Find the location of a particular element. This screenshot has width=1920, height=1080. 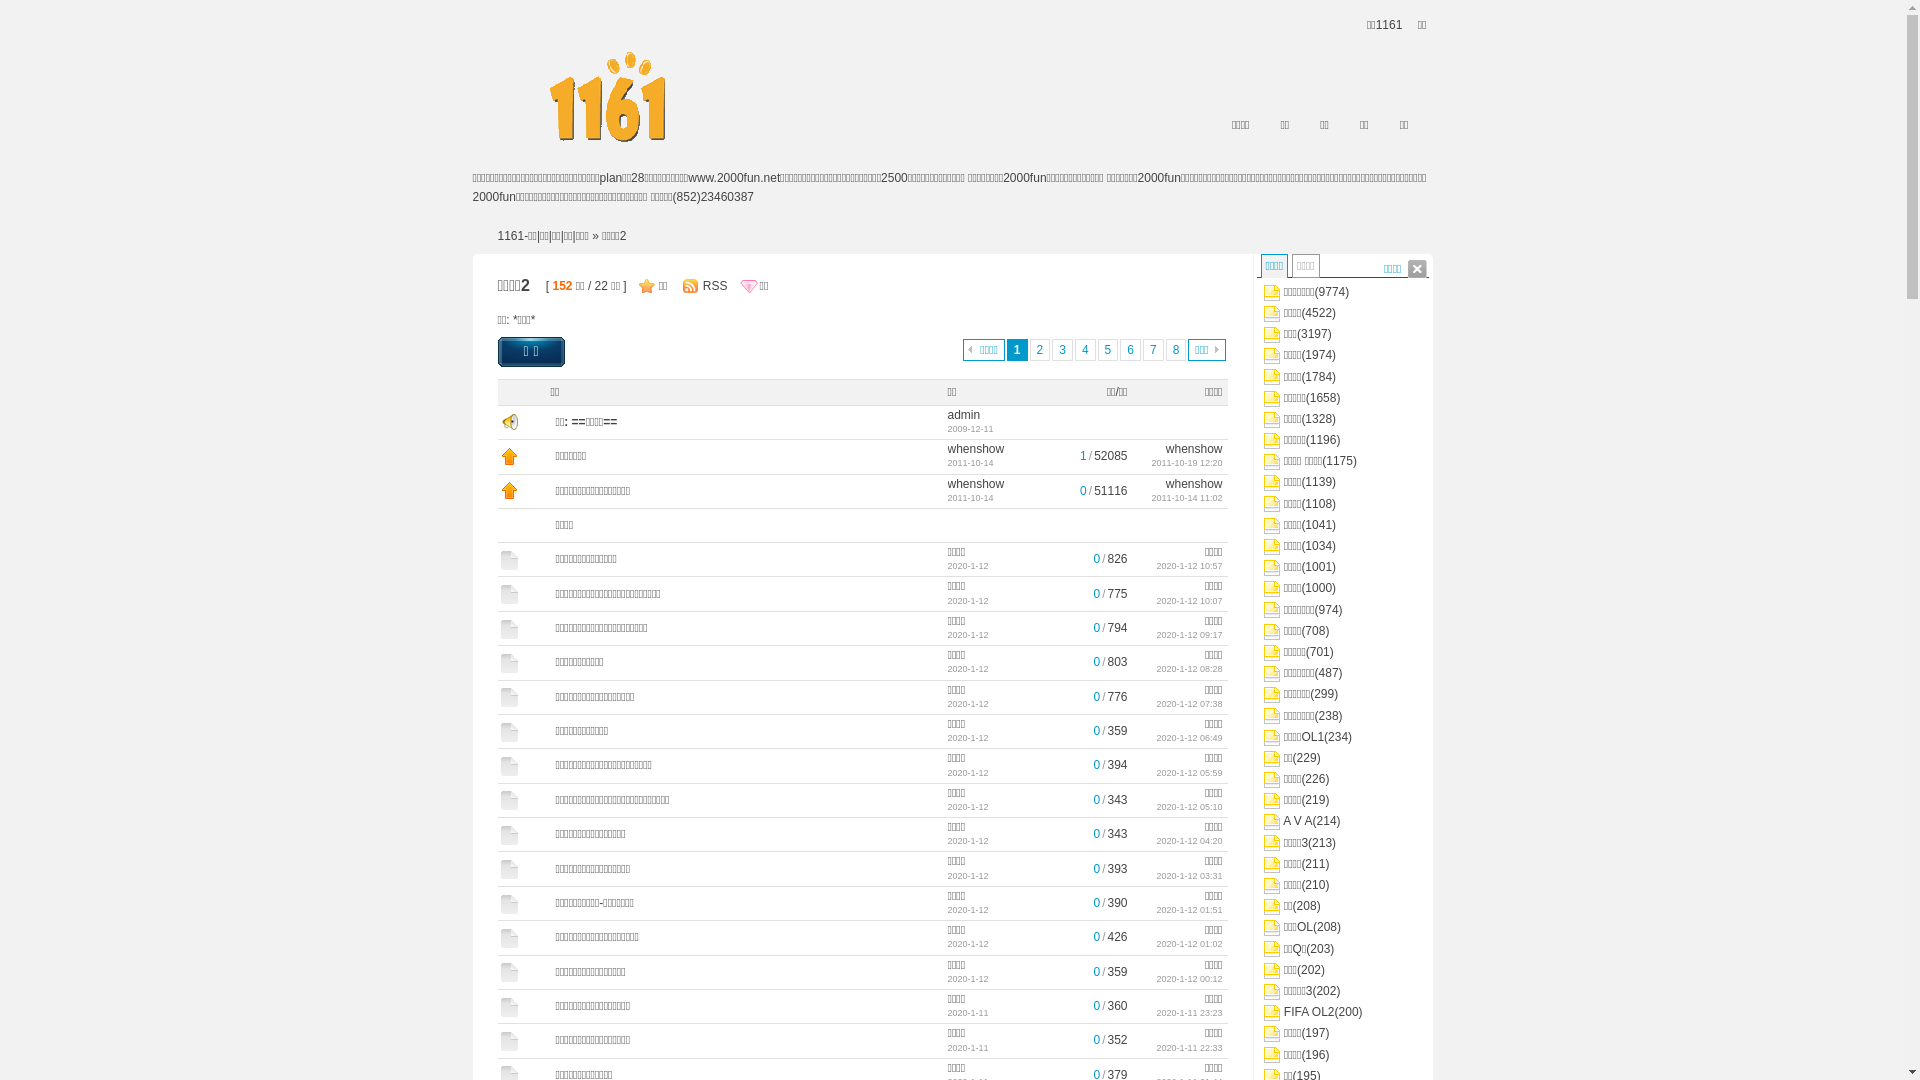

'whenshow' is located at coordinates (1194, 447).